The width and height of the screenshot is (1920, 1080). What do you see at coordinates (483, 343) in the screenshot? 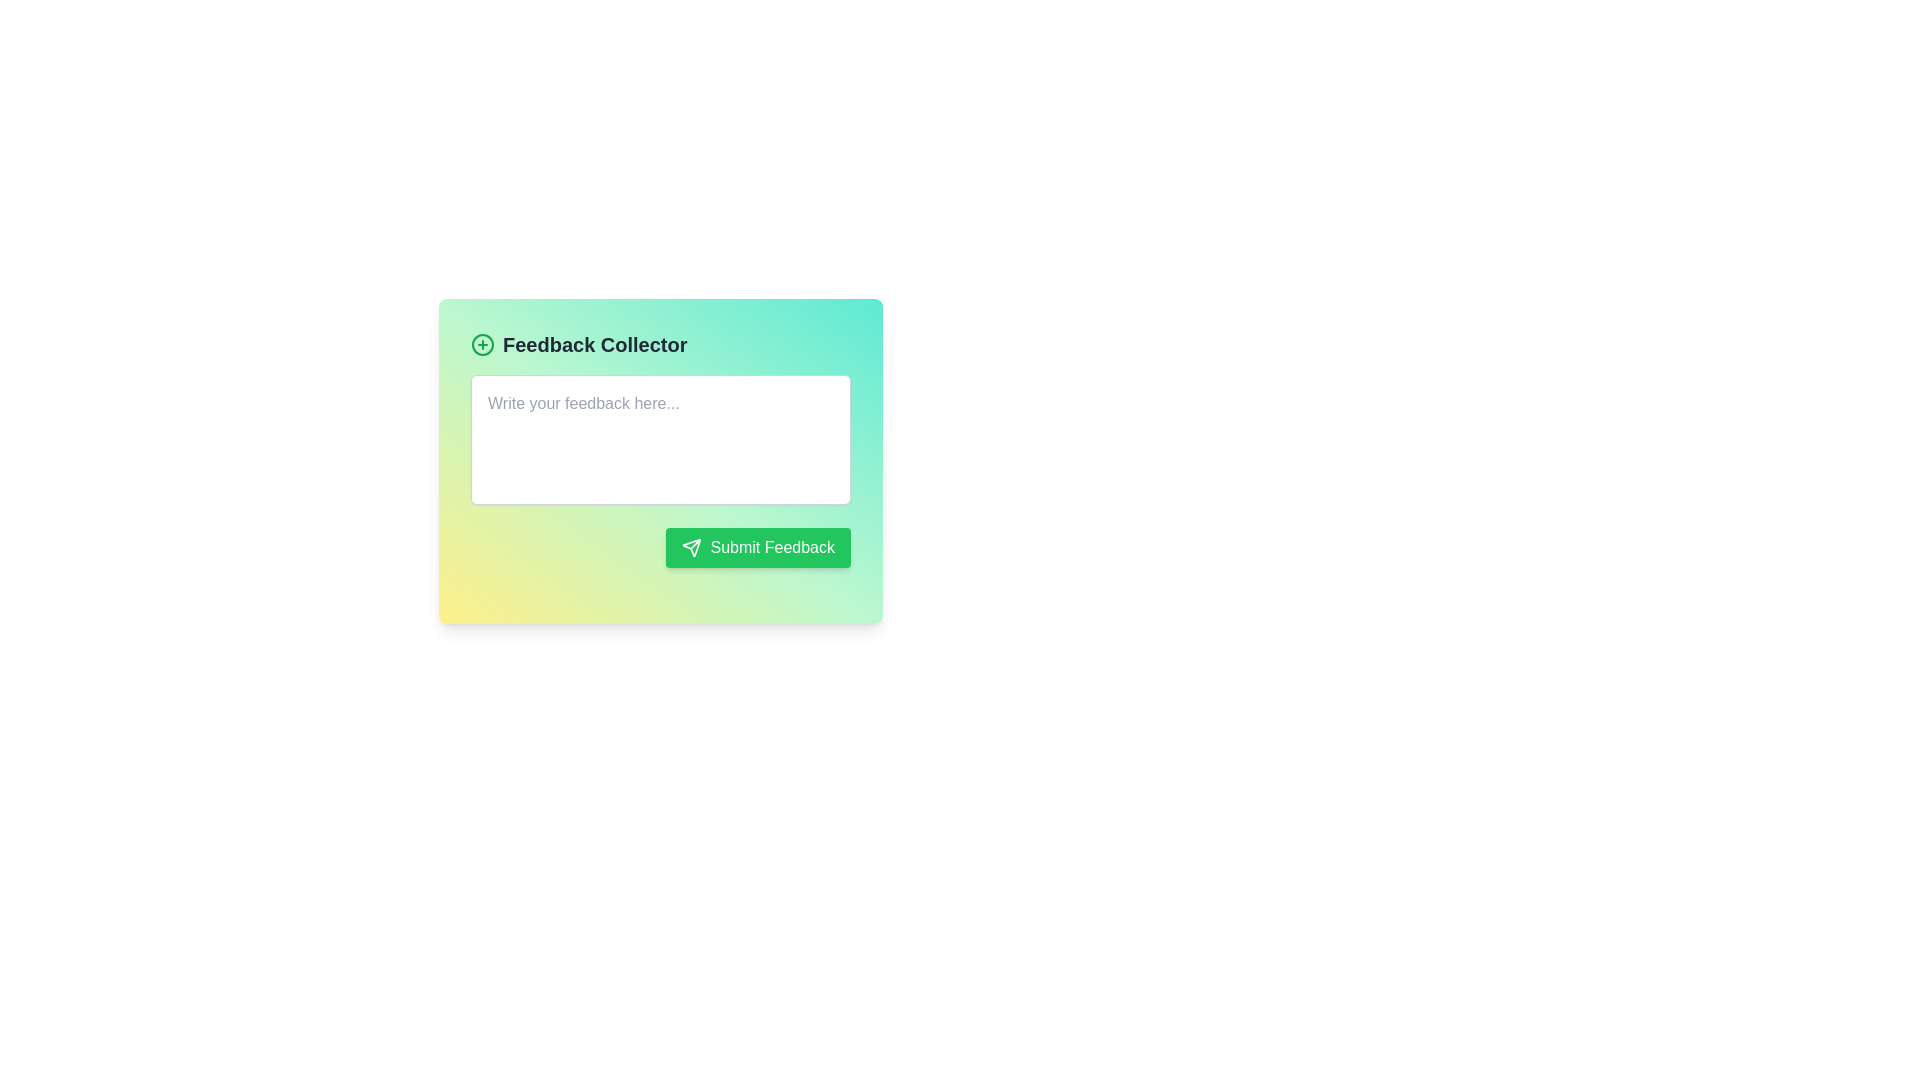
I see `the circular graphic element that is part of the greenish plus sign icon located at the top-left corner of the 'Feedback Collector' area` at bounding box center [483, 343].